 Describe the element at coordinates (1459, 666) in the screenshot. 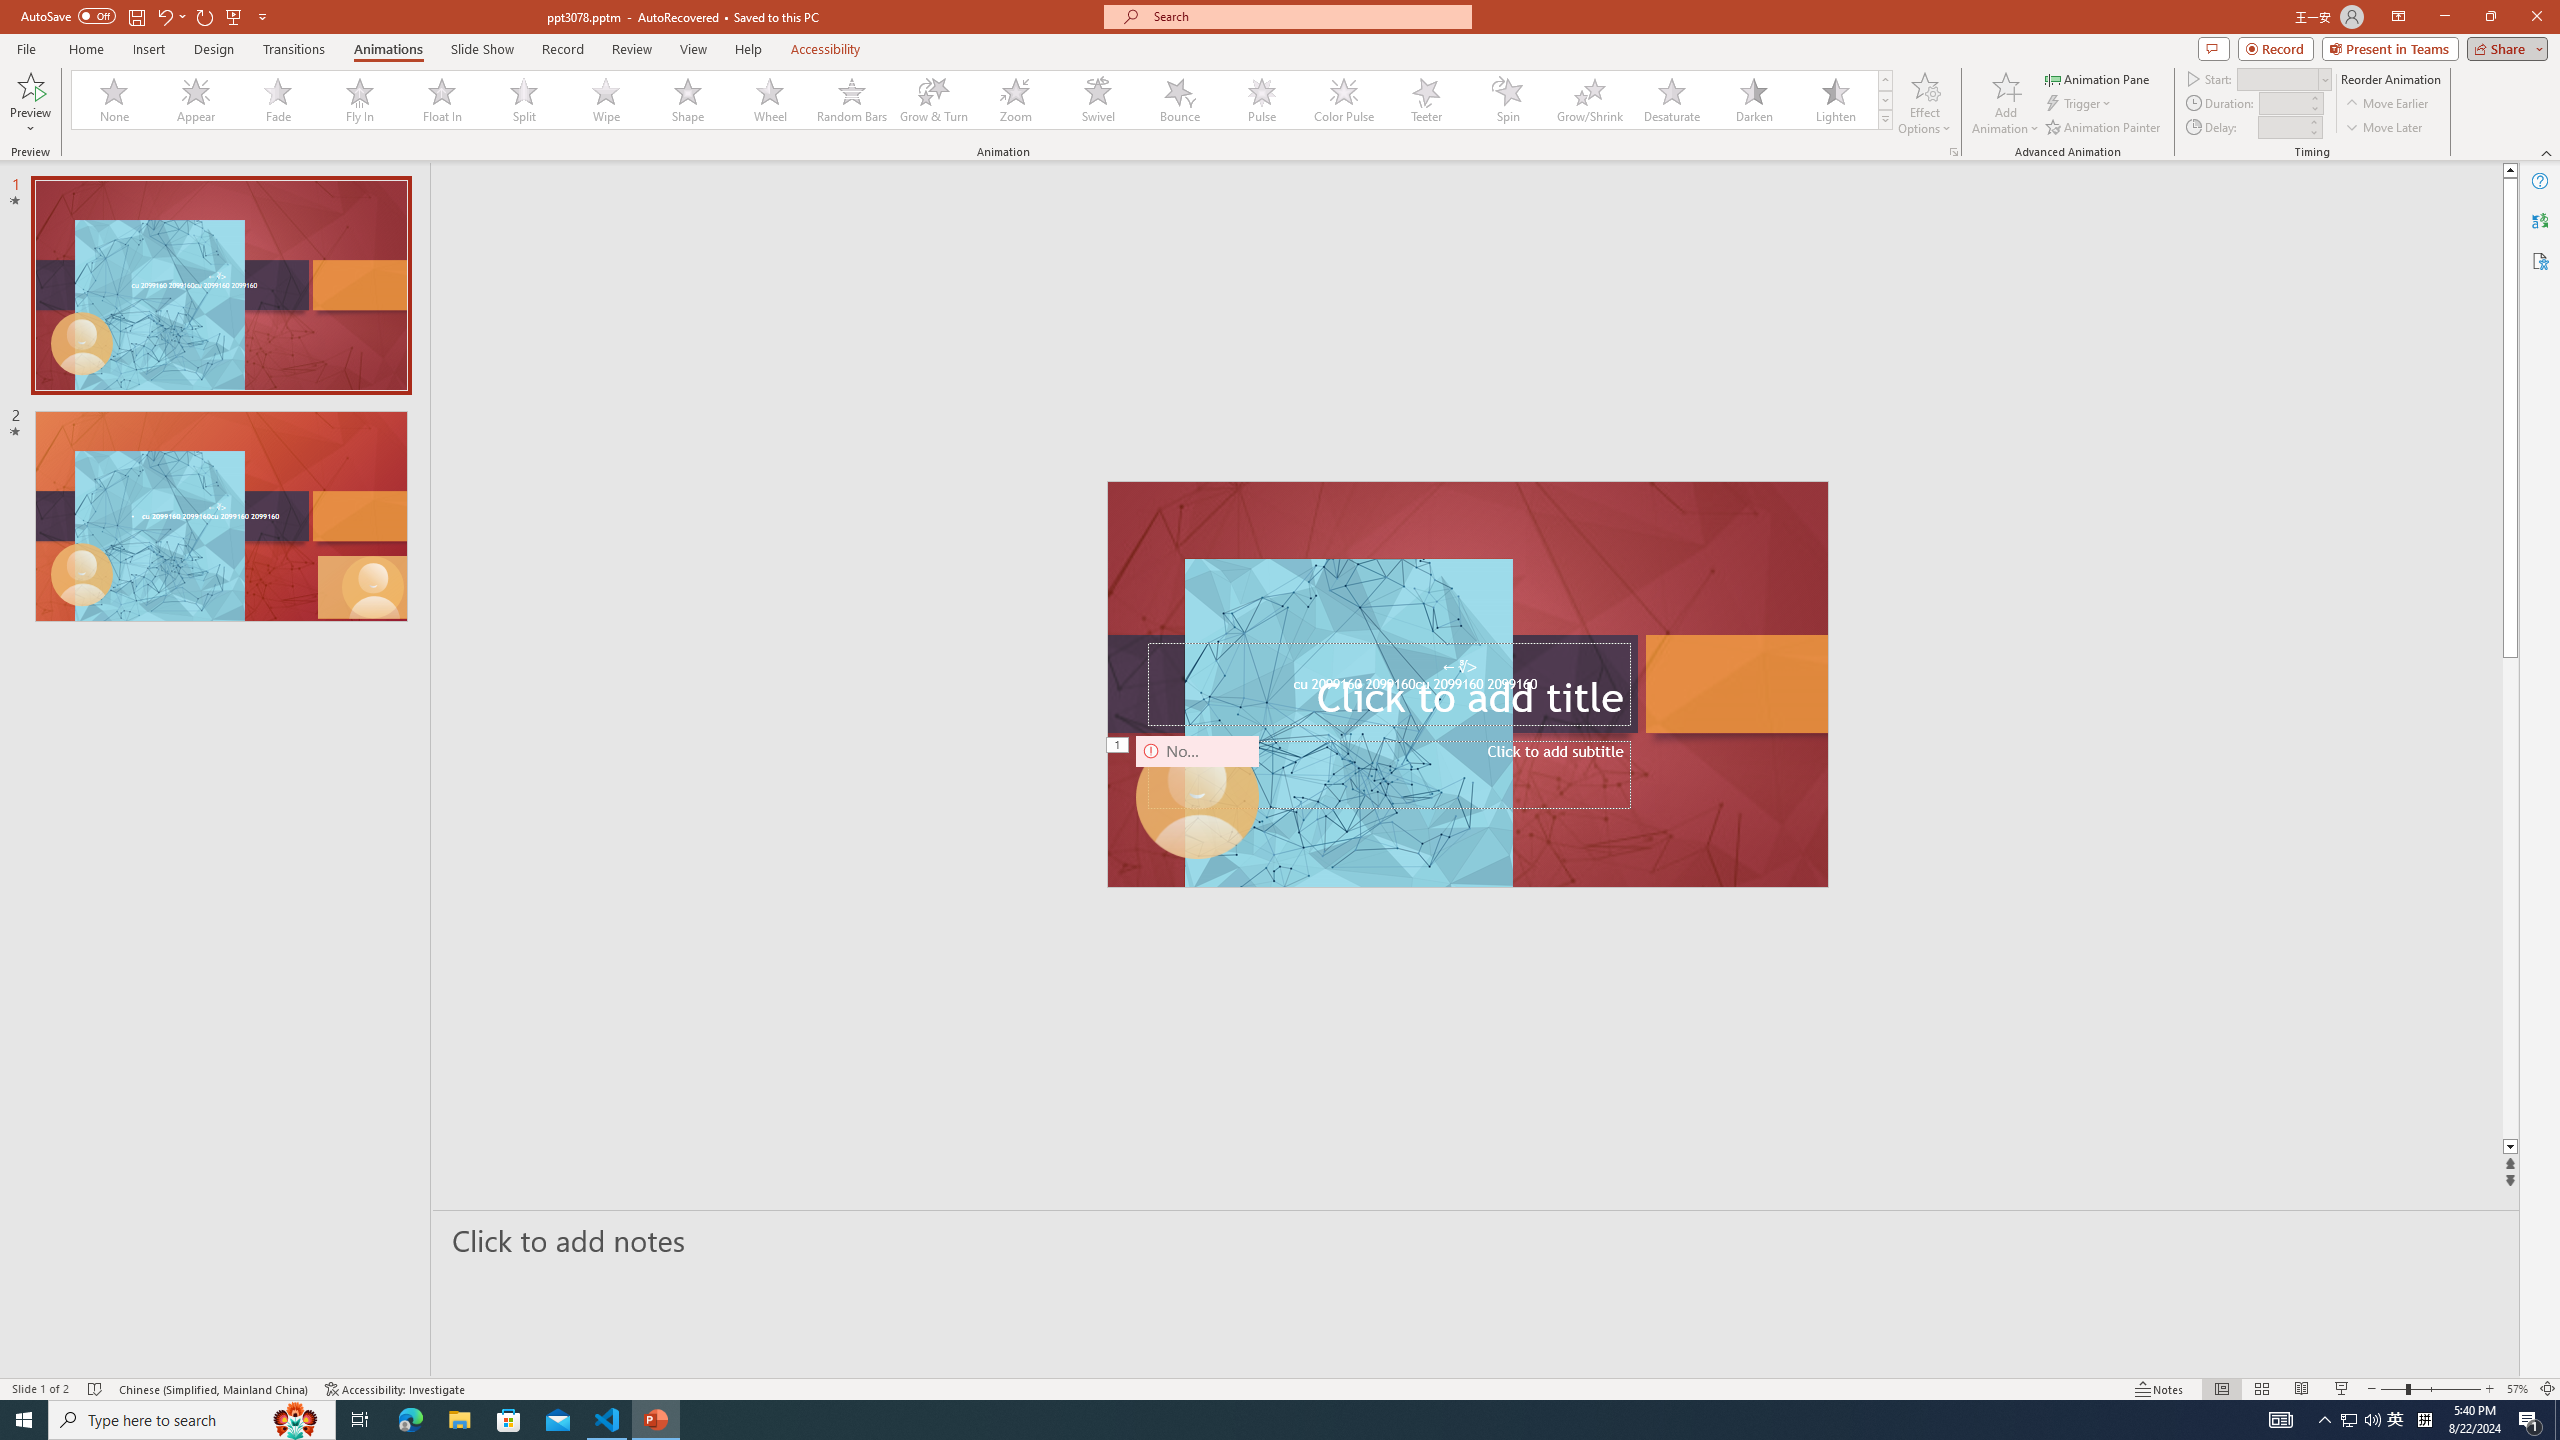

I see `'TextBox 7'` at that location.